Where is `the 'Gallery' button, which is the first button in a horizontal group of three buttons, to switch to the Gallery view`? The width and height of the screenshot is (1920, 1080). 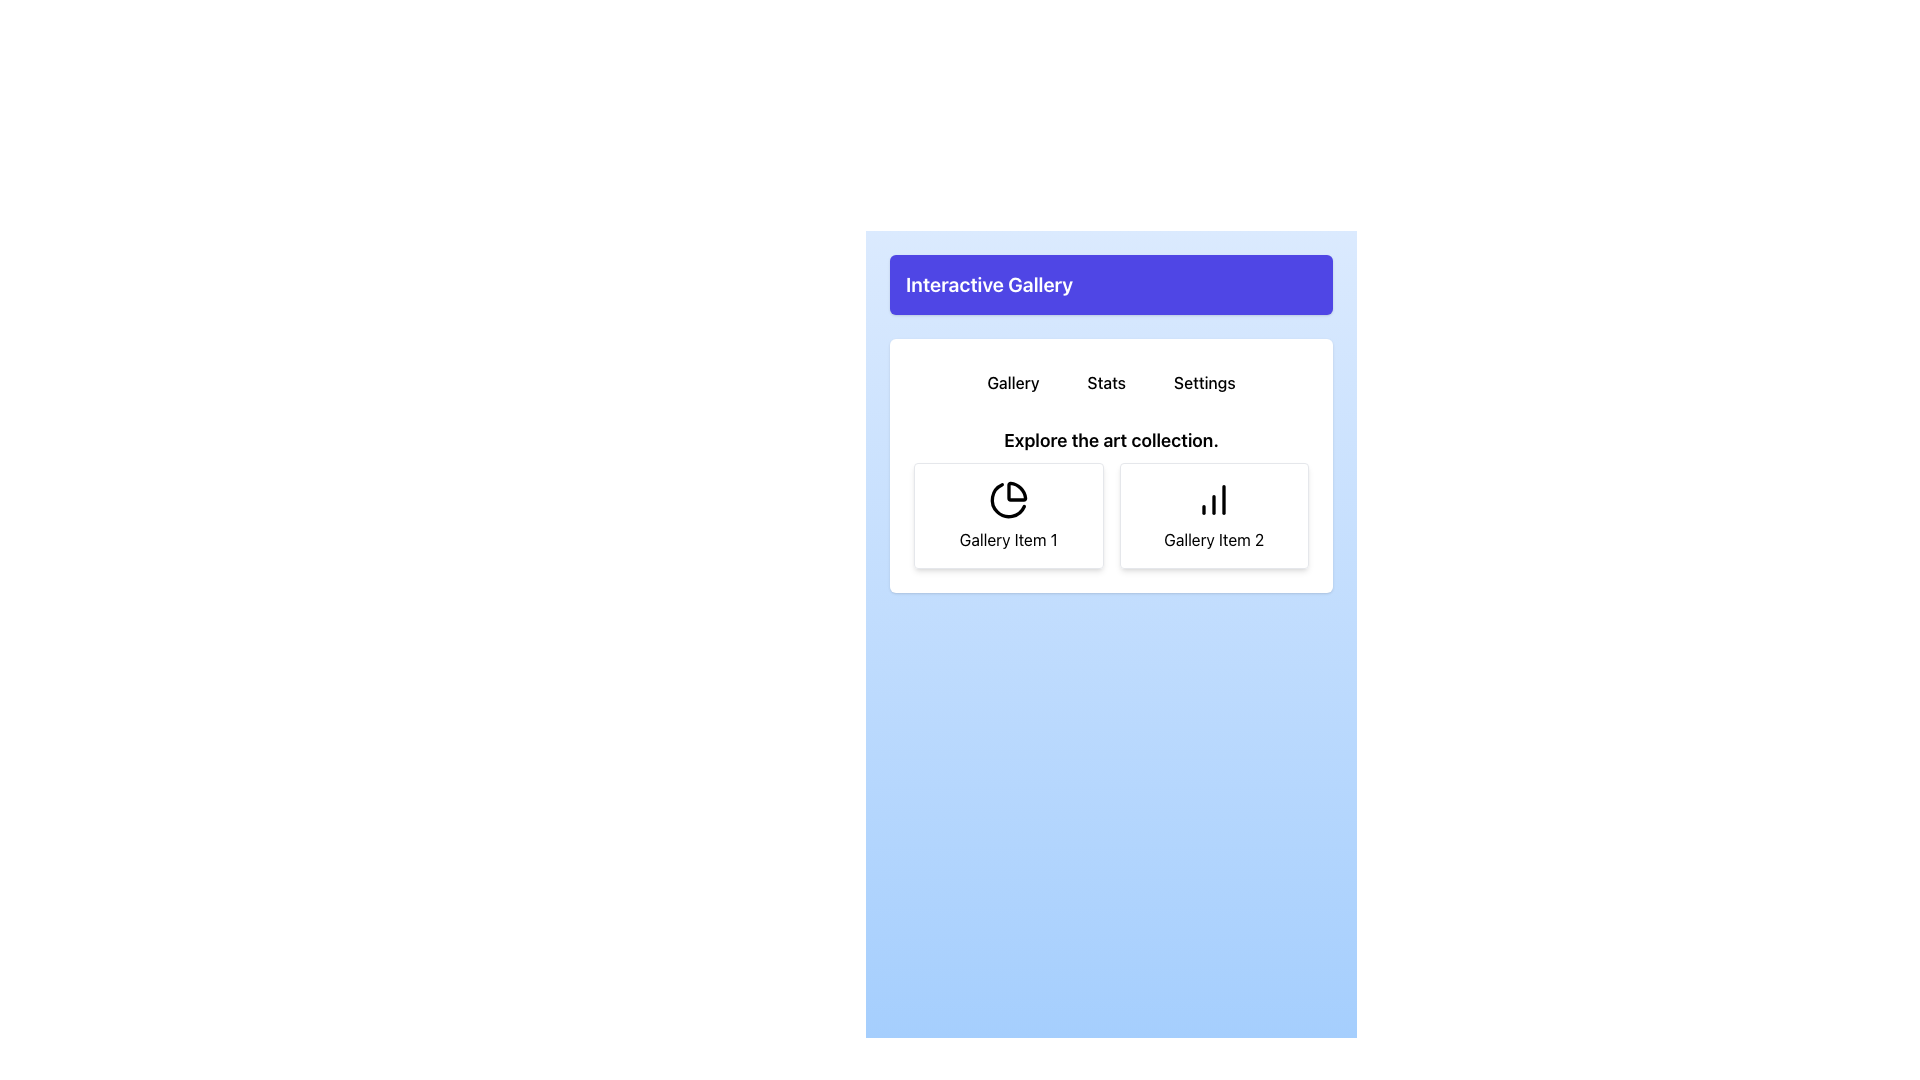
the 'Gallery' button, which is the first button in a horizontal group of three buttons, to switch to the Gallery view is located at coordinates (1013, 382).